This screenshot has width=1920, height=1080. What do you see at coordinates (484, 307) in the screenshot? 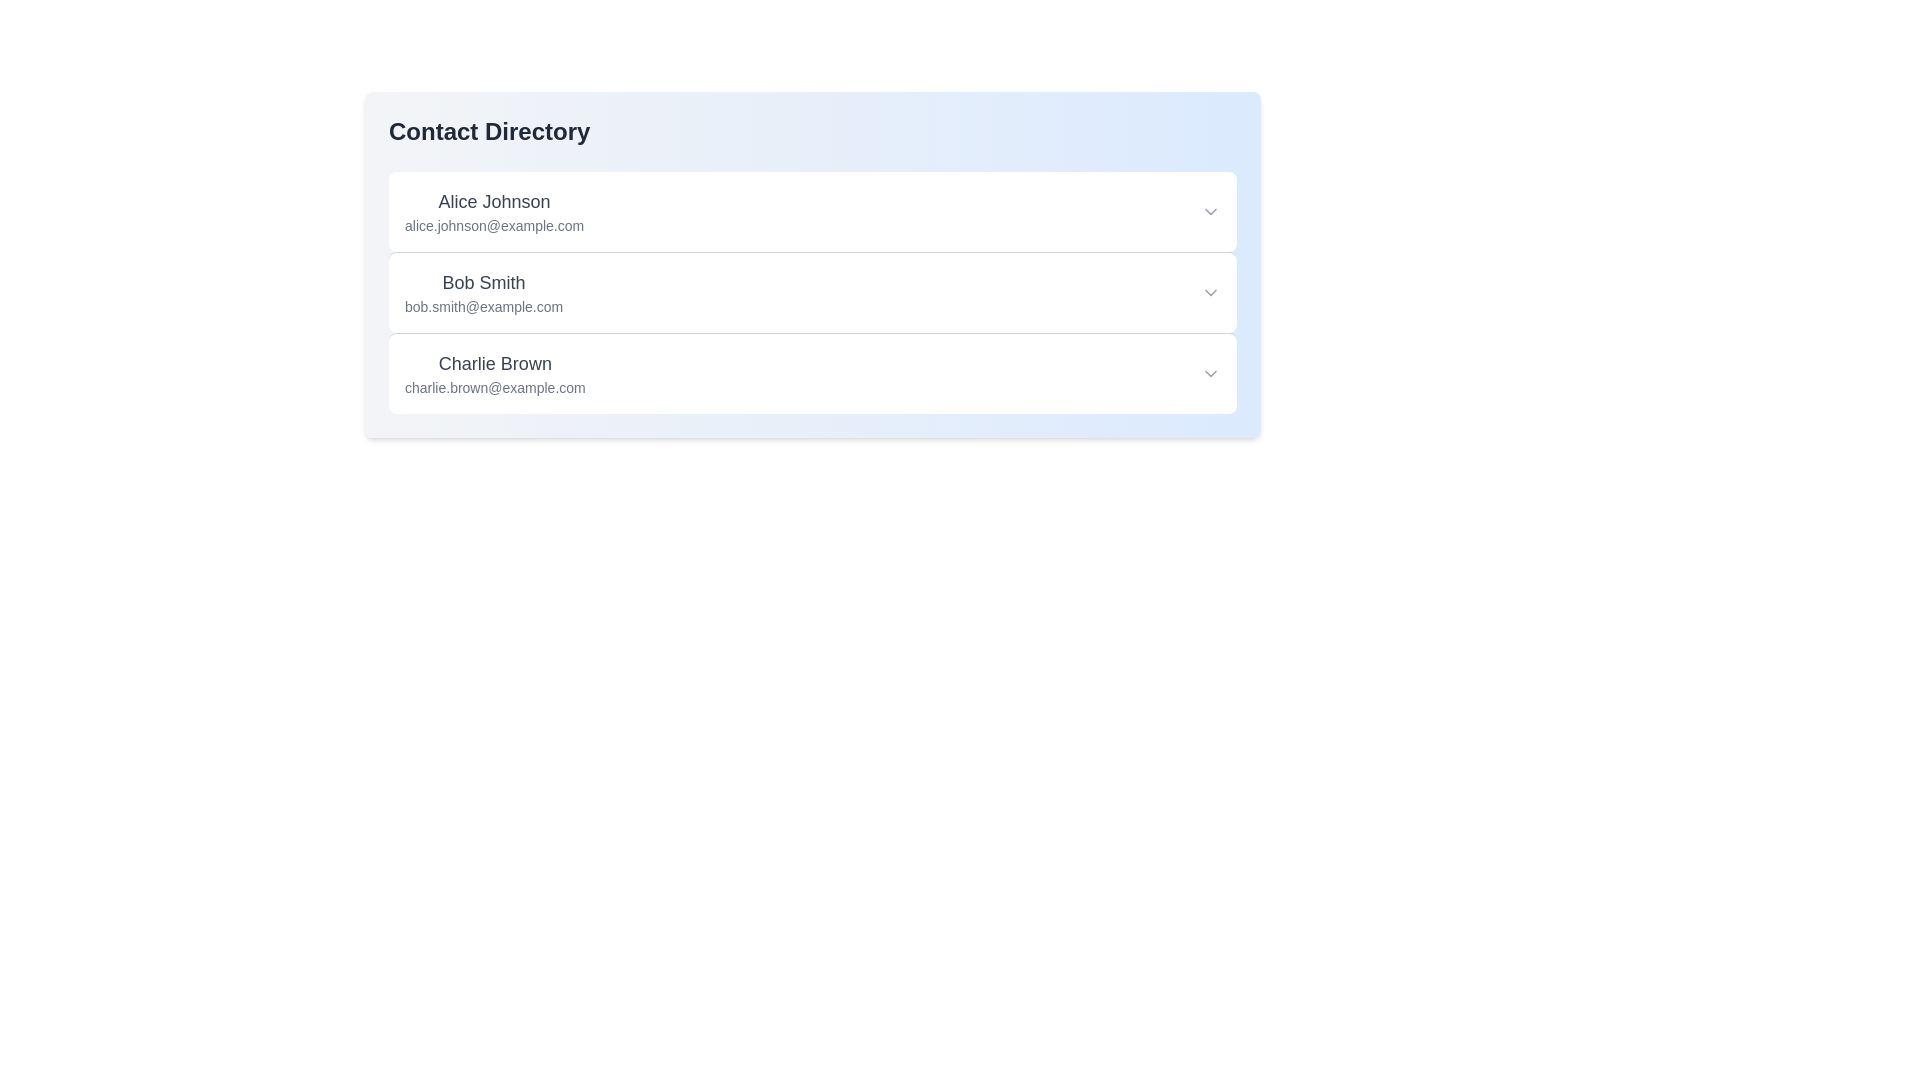
I see `the static text component displaying the email address associated with the contact 'Bob Smith', which is positioned directly beneath 'Bob Smith' within the contact card section` at bounding box center [484, 307].